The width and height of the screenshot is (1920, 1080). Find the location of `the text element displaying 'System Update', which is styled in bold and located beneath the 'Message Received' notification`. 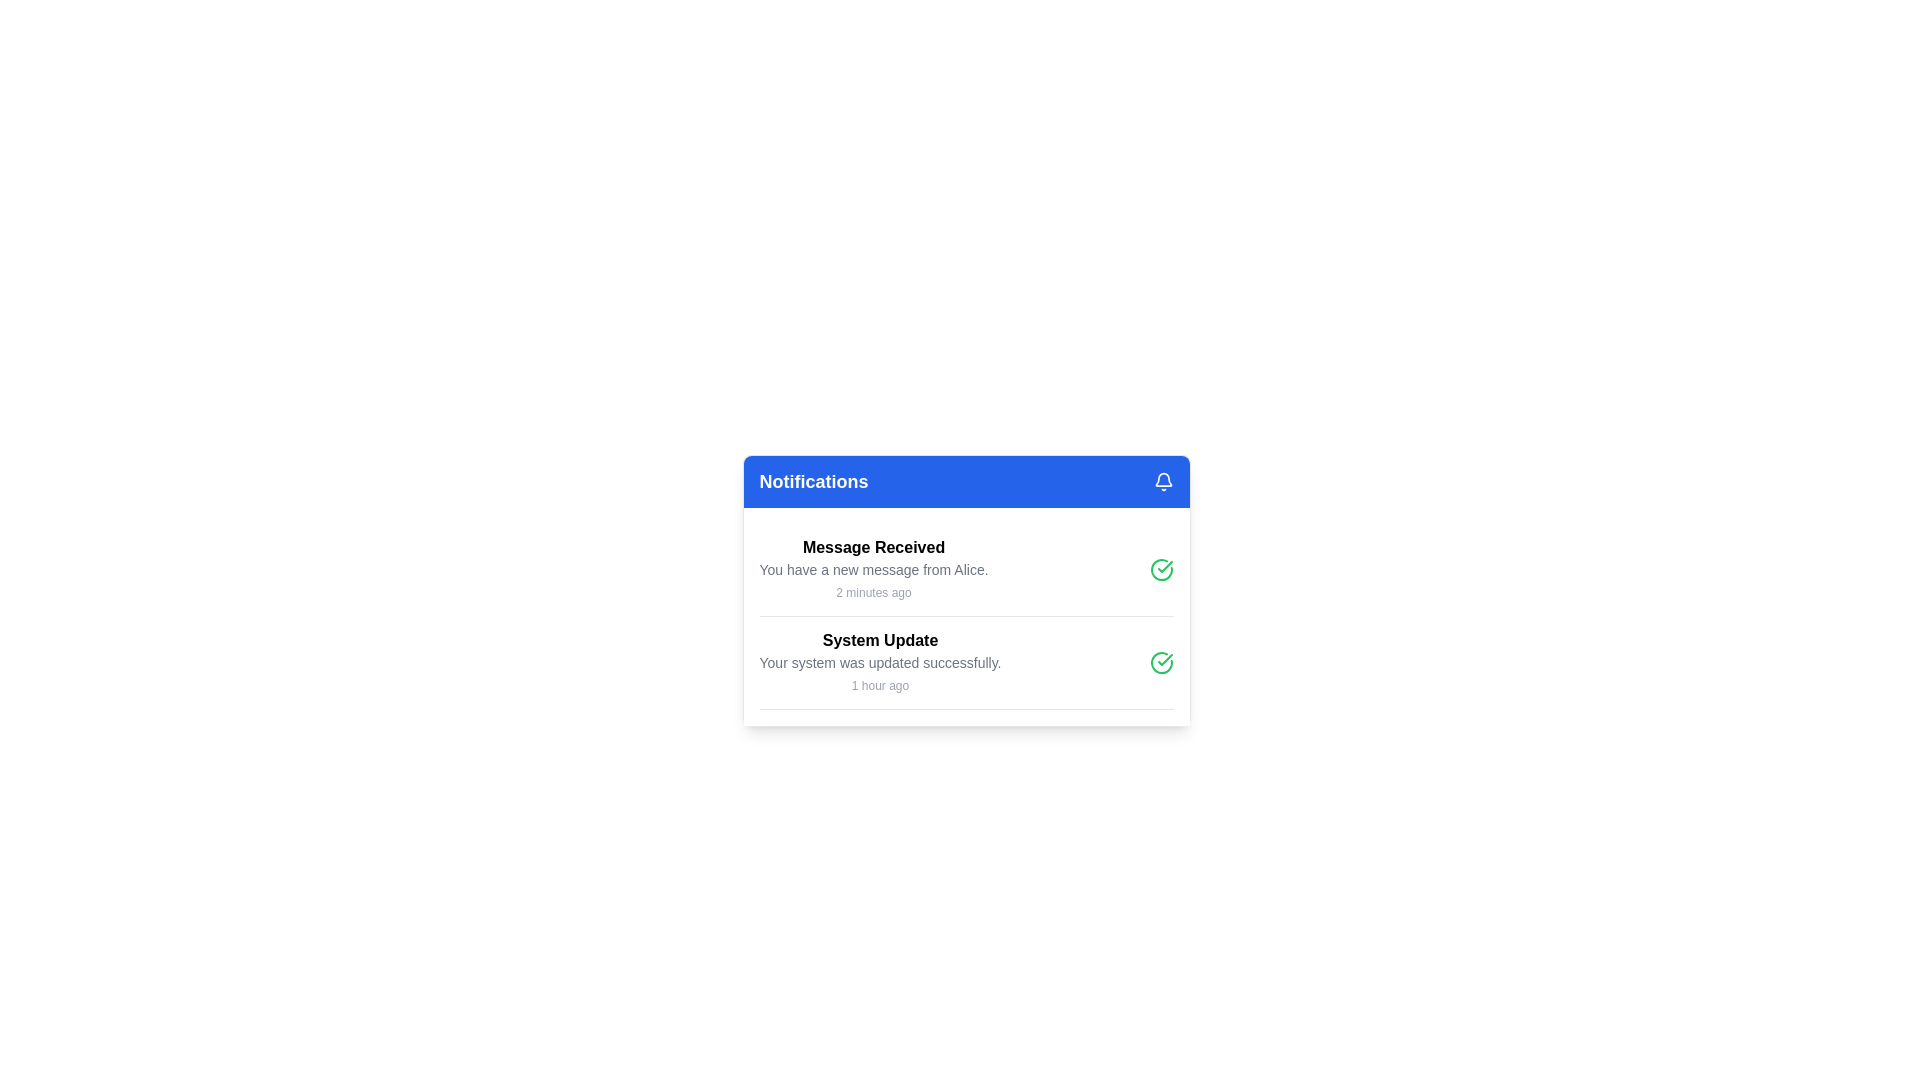

the text element displaying 'System Update', which is styled in bold and located beneath the 'Message Received' notification is located at coordinates (880, 640).